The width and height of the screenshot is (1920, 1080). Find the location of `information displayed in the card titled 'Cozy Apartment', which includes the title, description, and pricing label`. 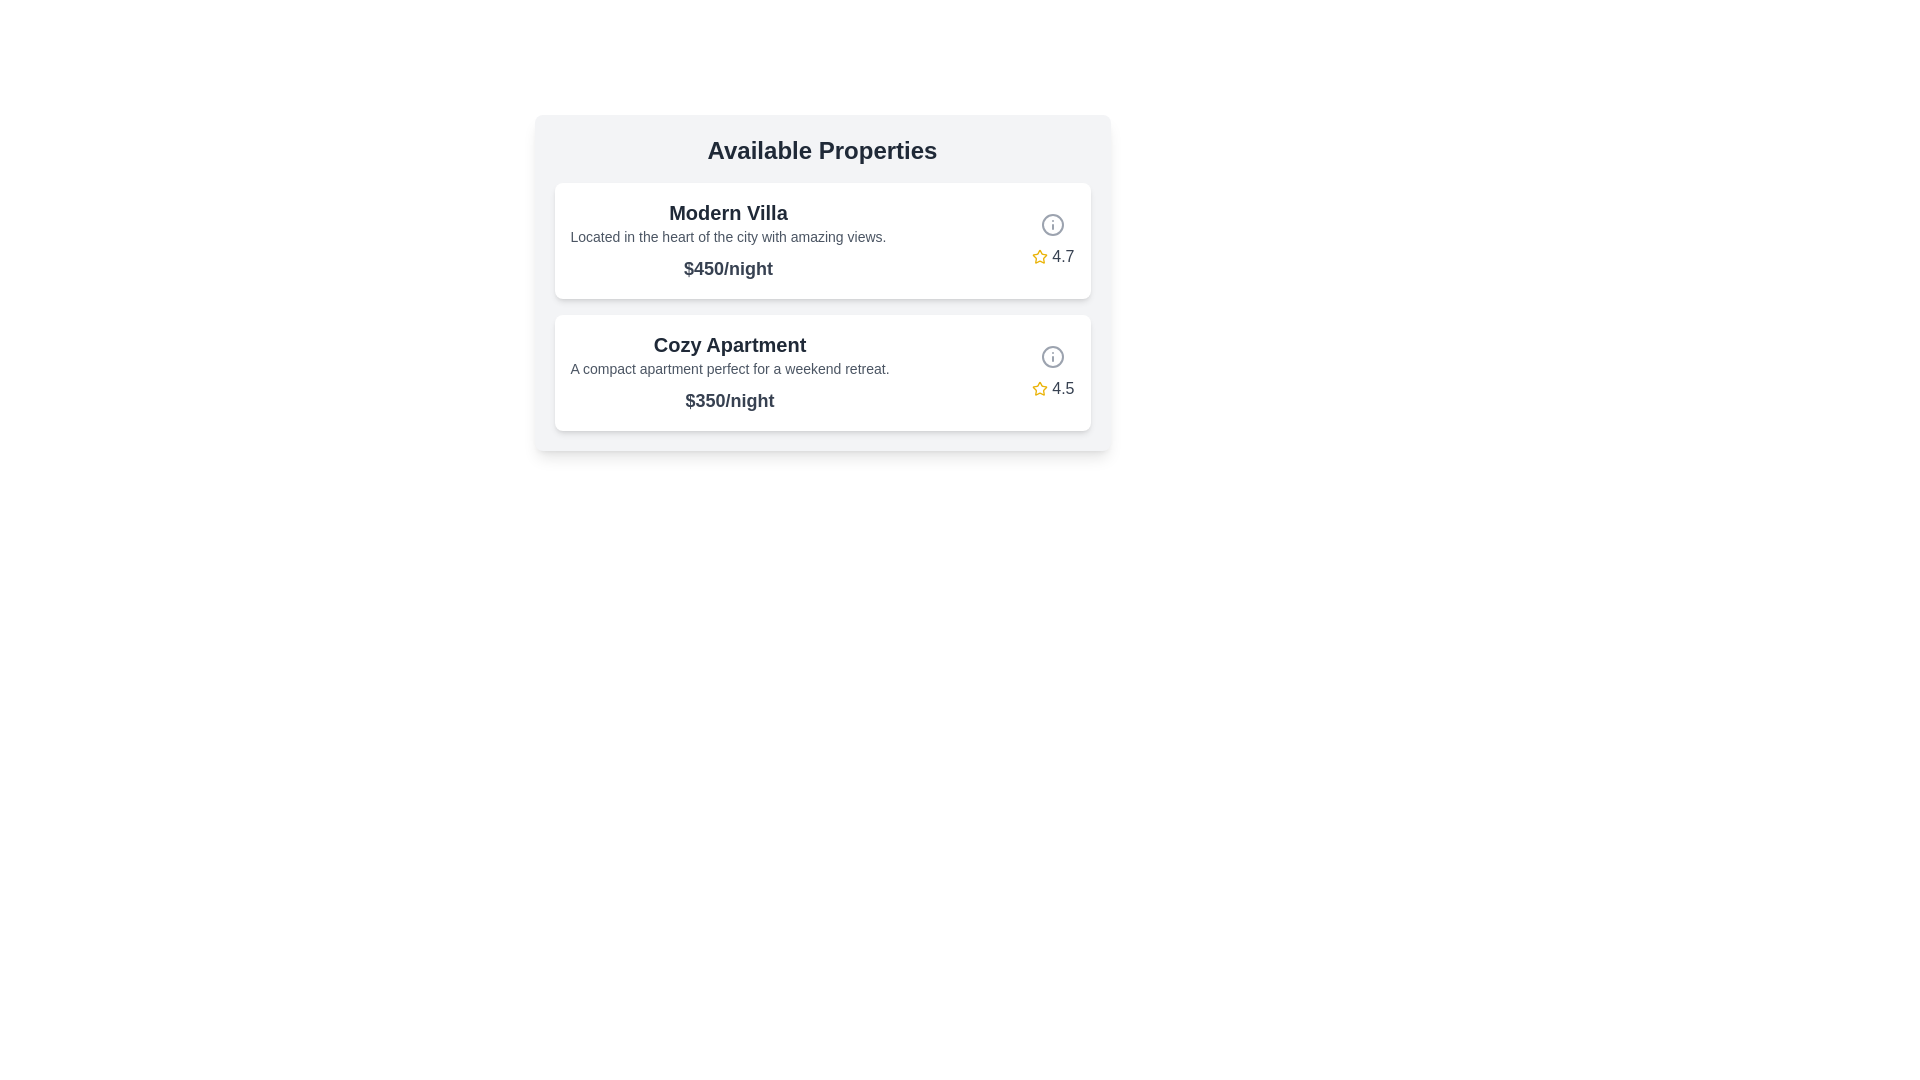

information displayed in the card titled 'Cozy Apartment', which includes the title, description, and pricing label is located at coordinates (728, 373).